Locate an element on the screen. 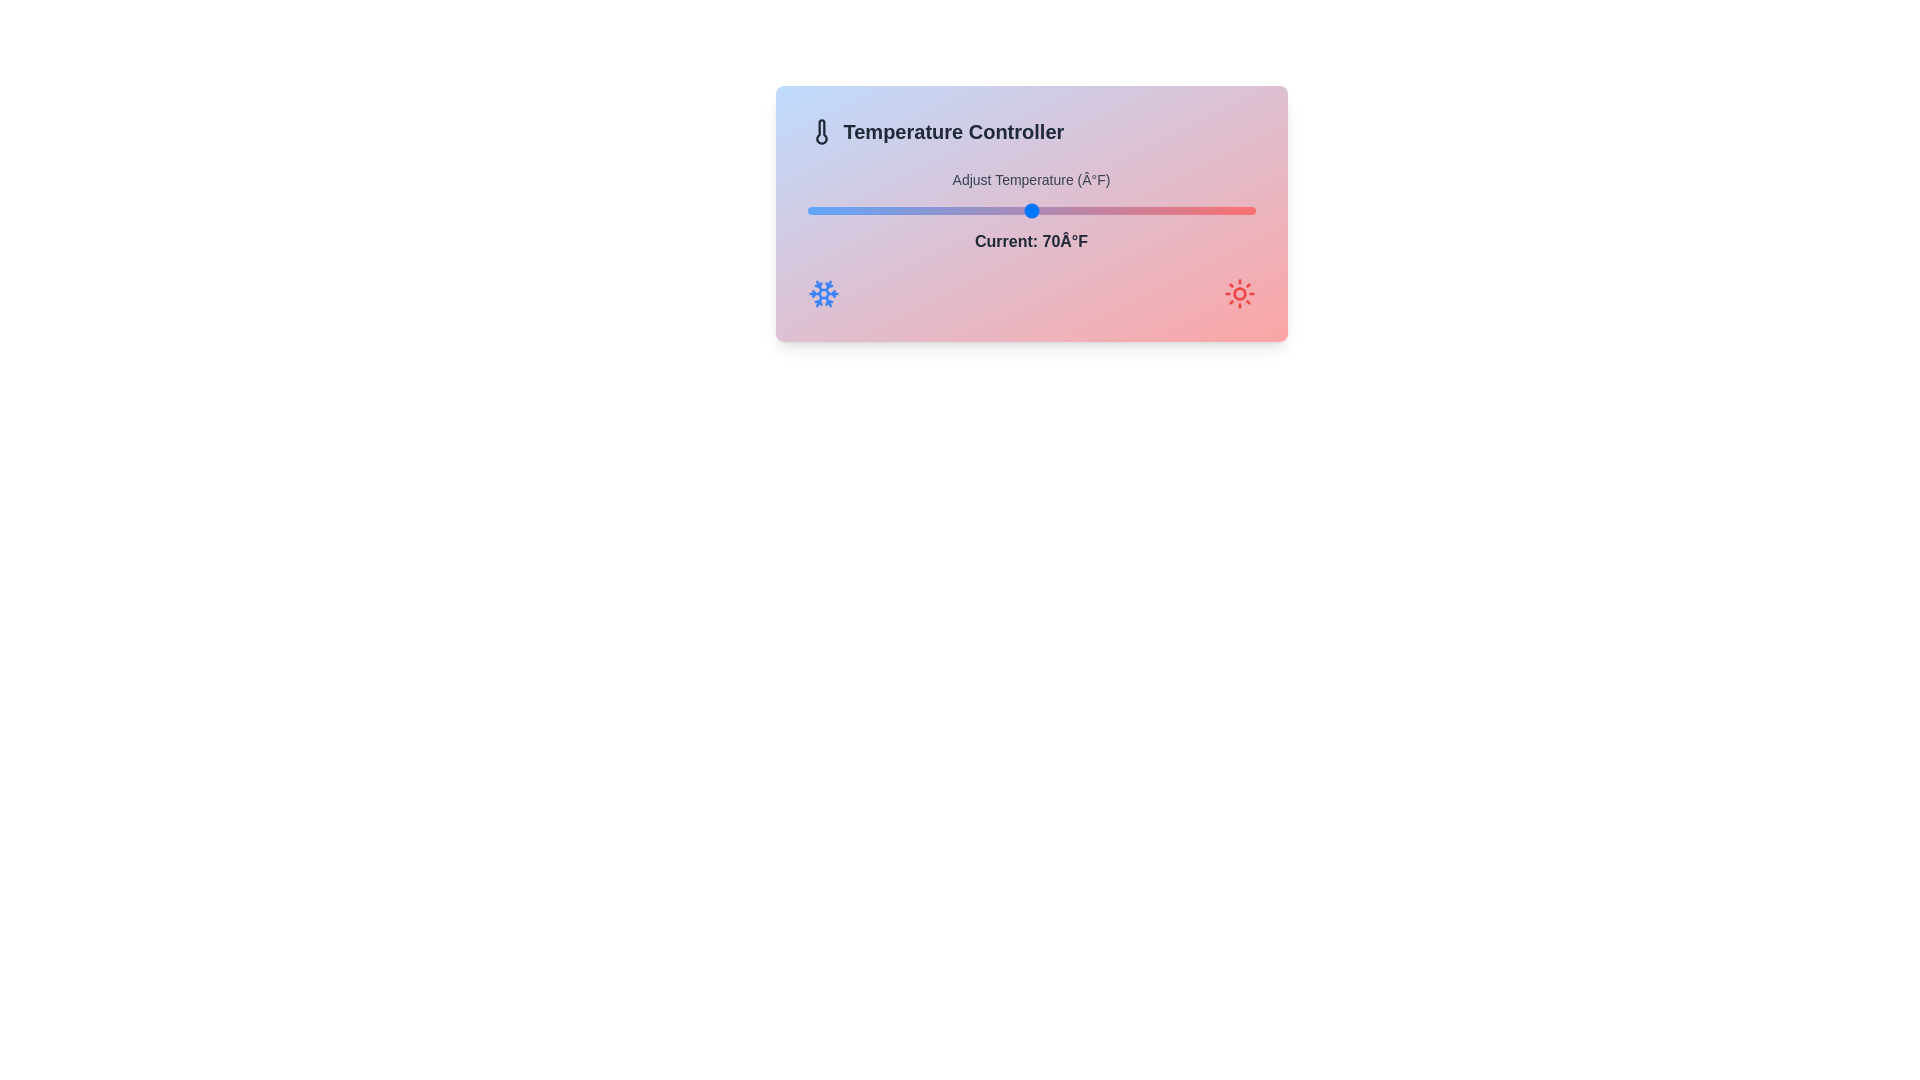 The image size is (1920, 1080). the decorative icon snowflake to simulate interaction is located at coordinates (823, 293).